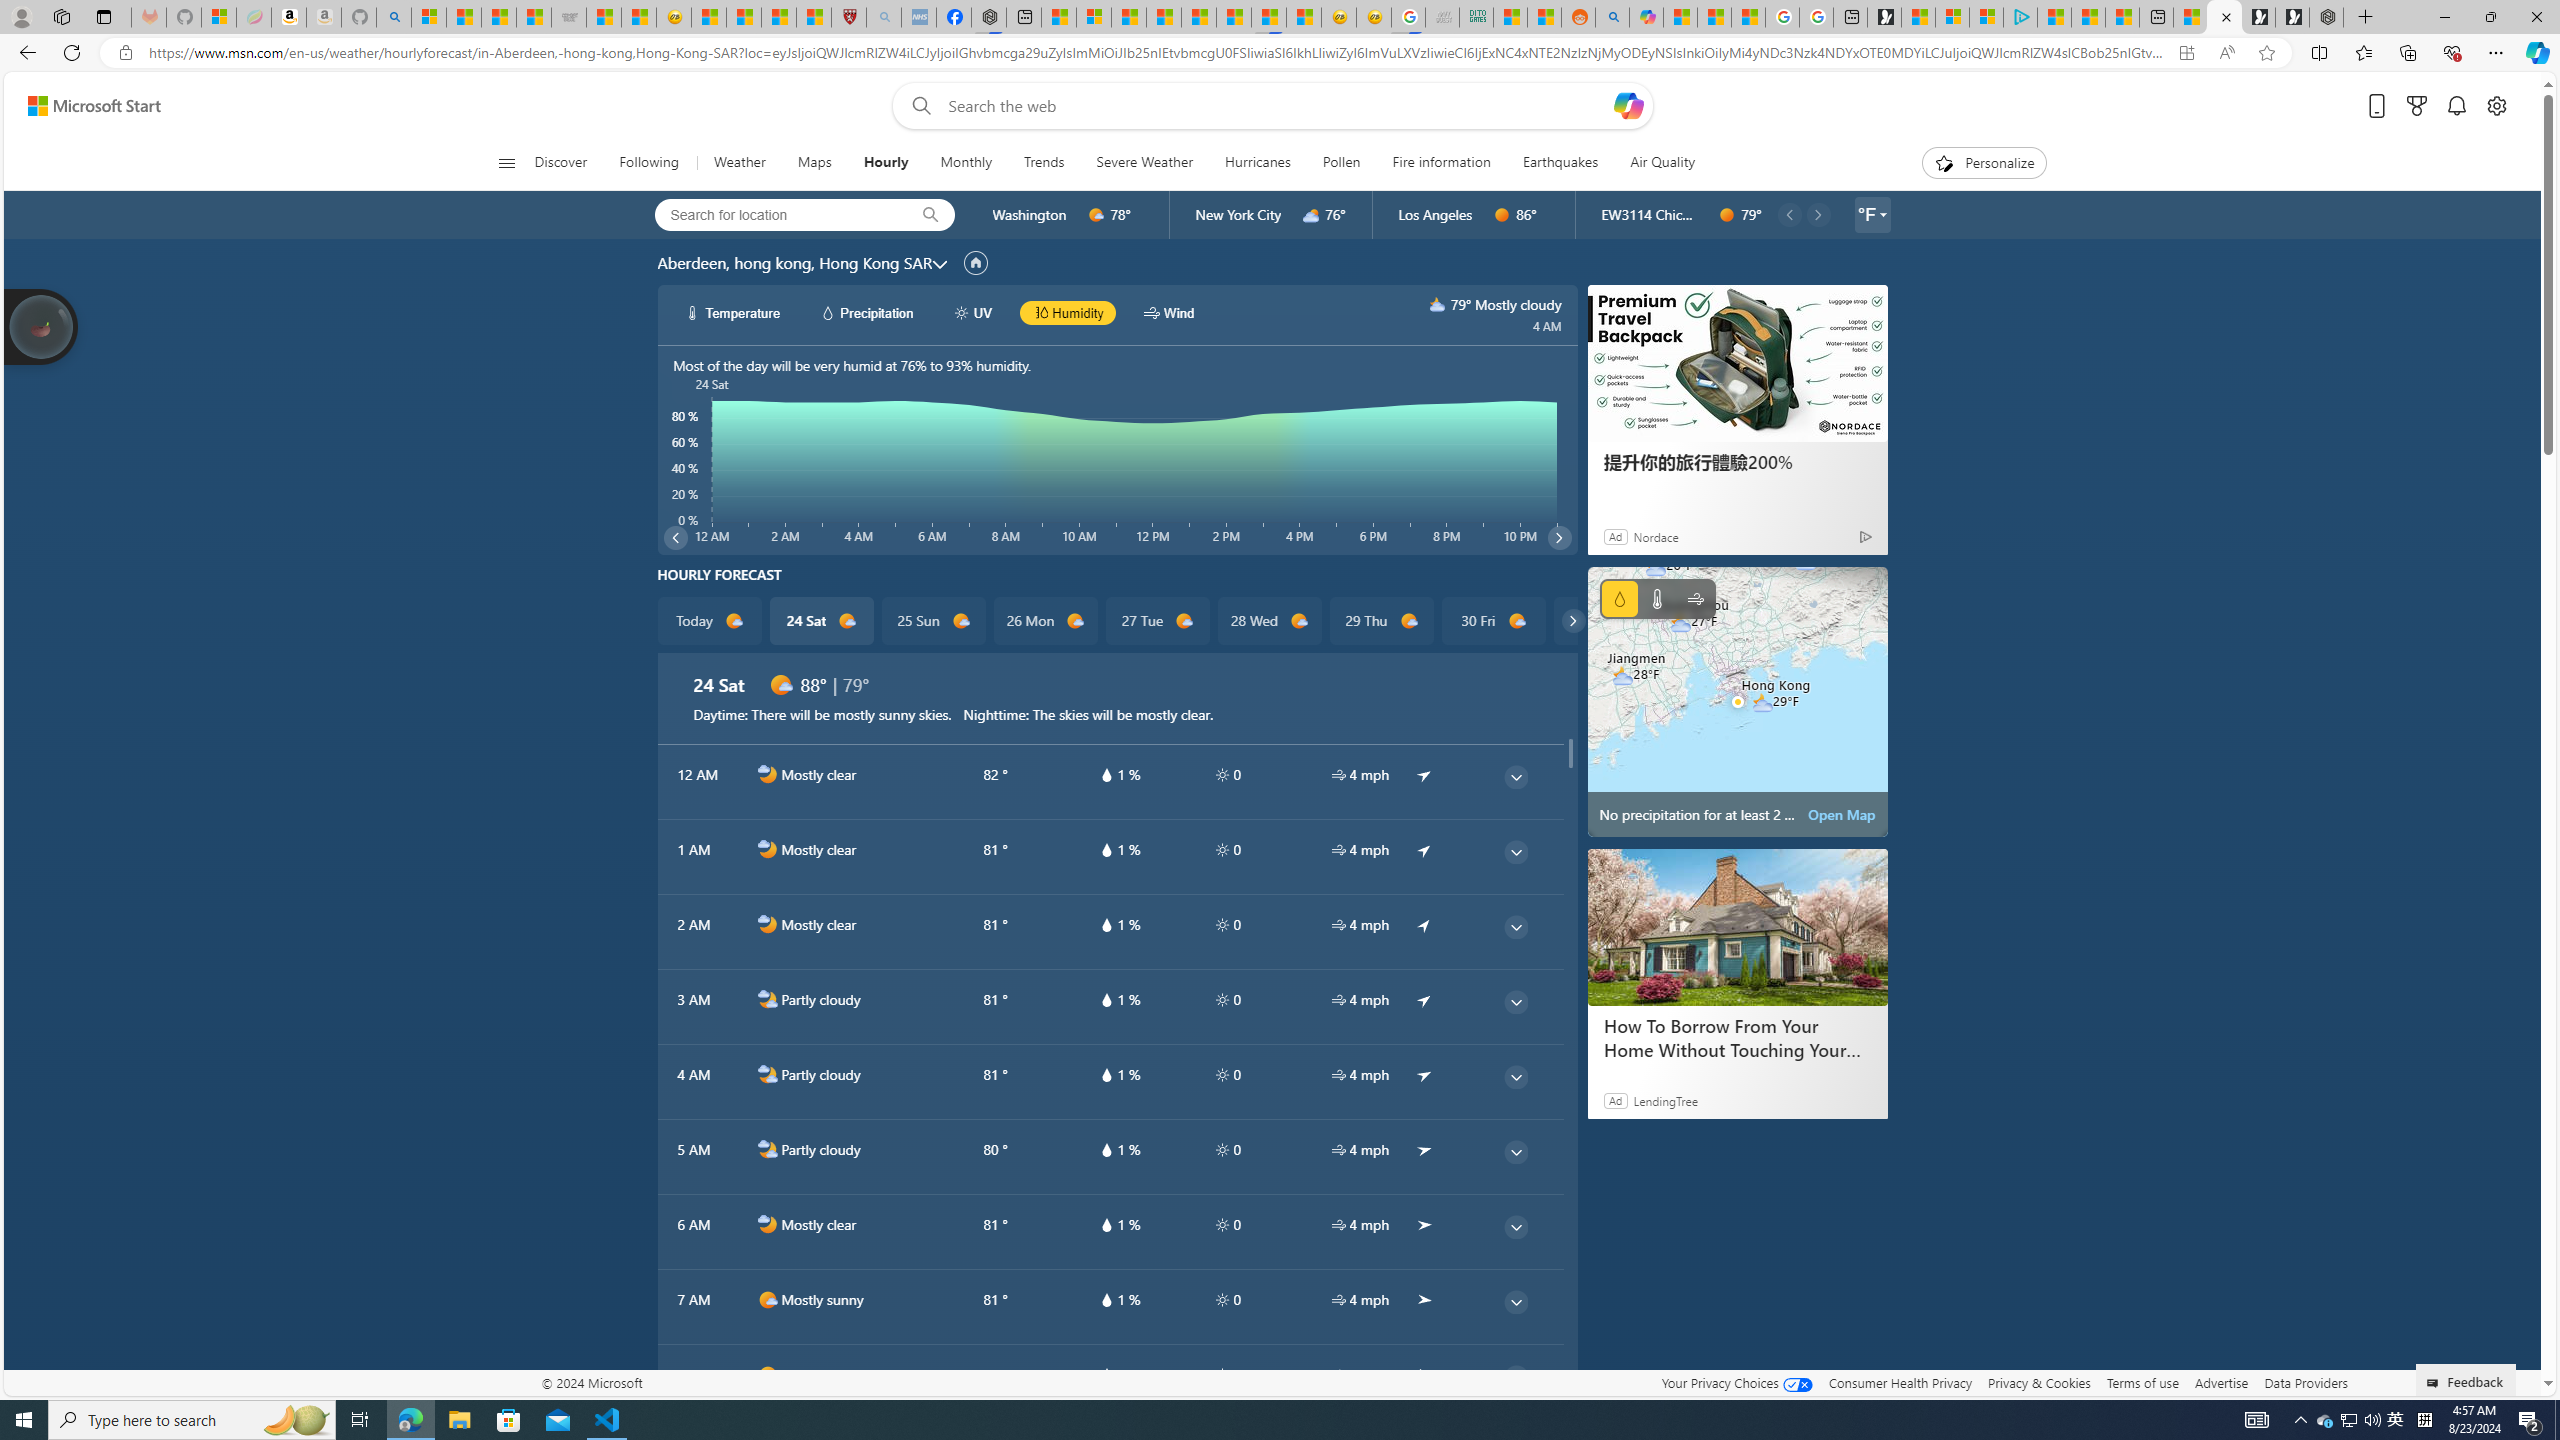 The width and height of the screenshot is (2560, 1440). I want to click on 'hourlyChart/windWhite', so click(1153, 311).